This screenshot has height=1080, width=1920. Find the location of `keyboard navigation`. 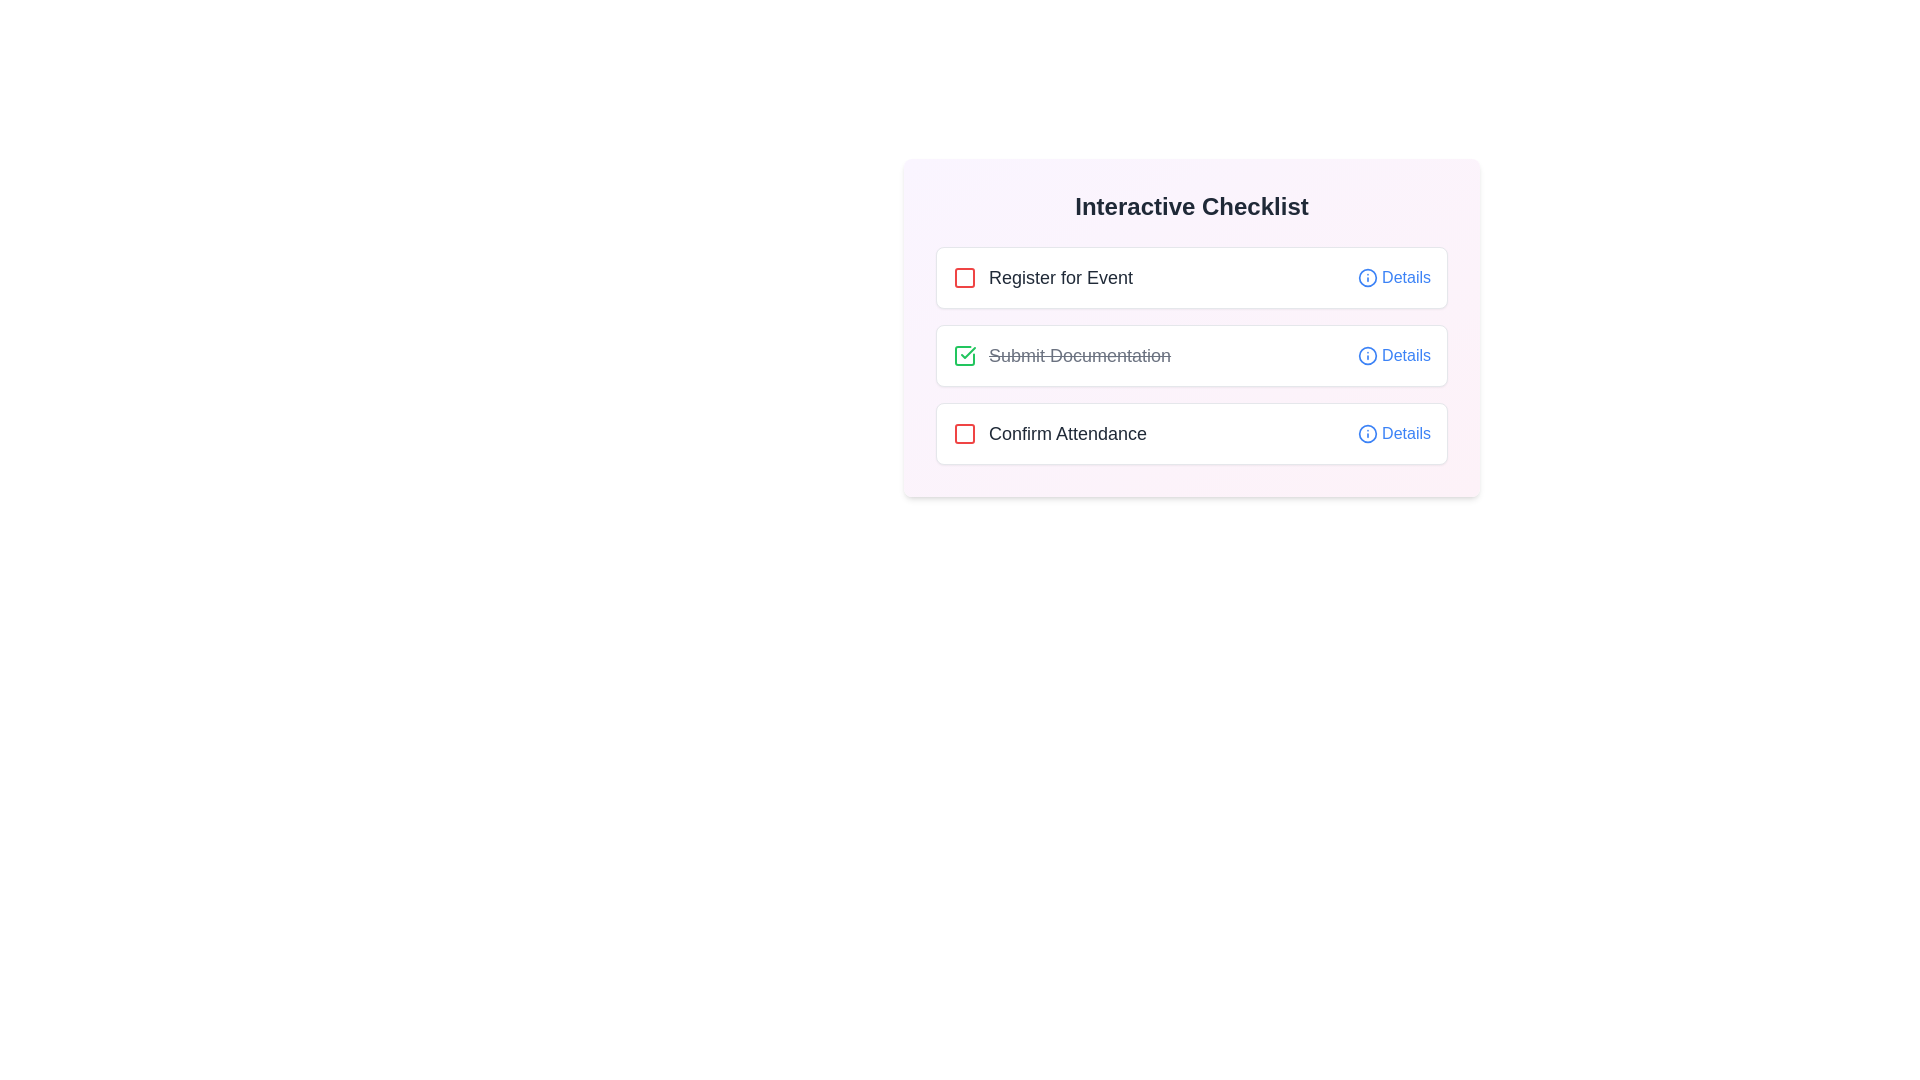

keyboard navigation is located at coordinates (1049, 433).